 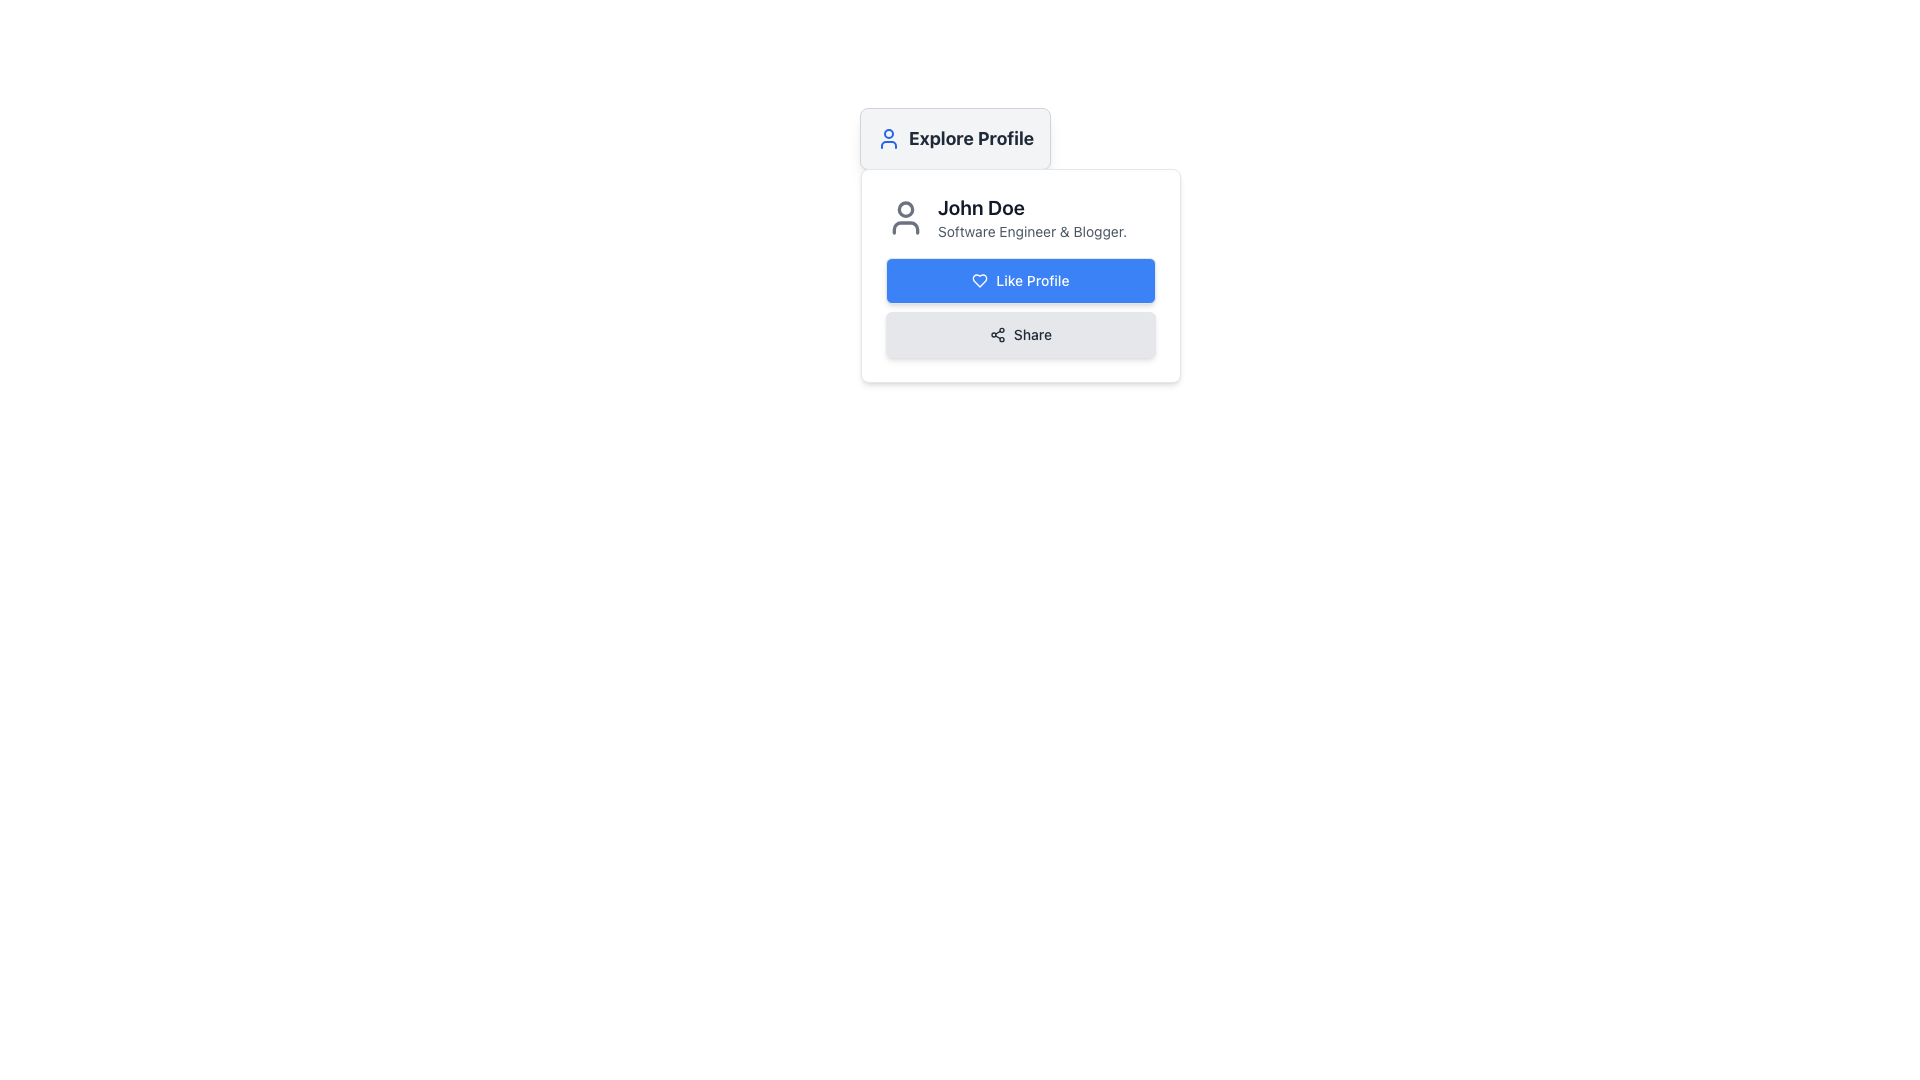 I want to click on the heart icon located in the center of the blue rectangular button labeled 'Like Profile' to like the associated profile, so click(x=980, y=281).